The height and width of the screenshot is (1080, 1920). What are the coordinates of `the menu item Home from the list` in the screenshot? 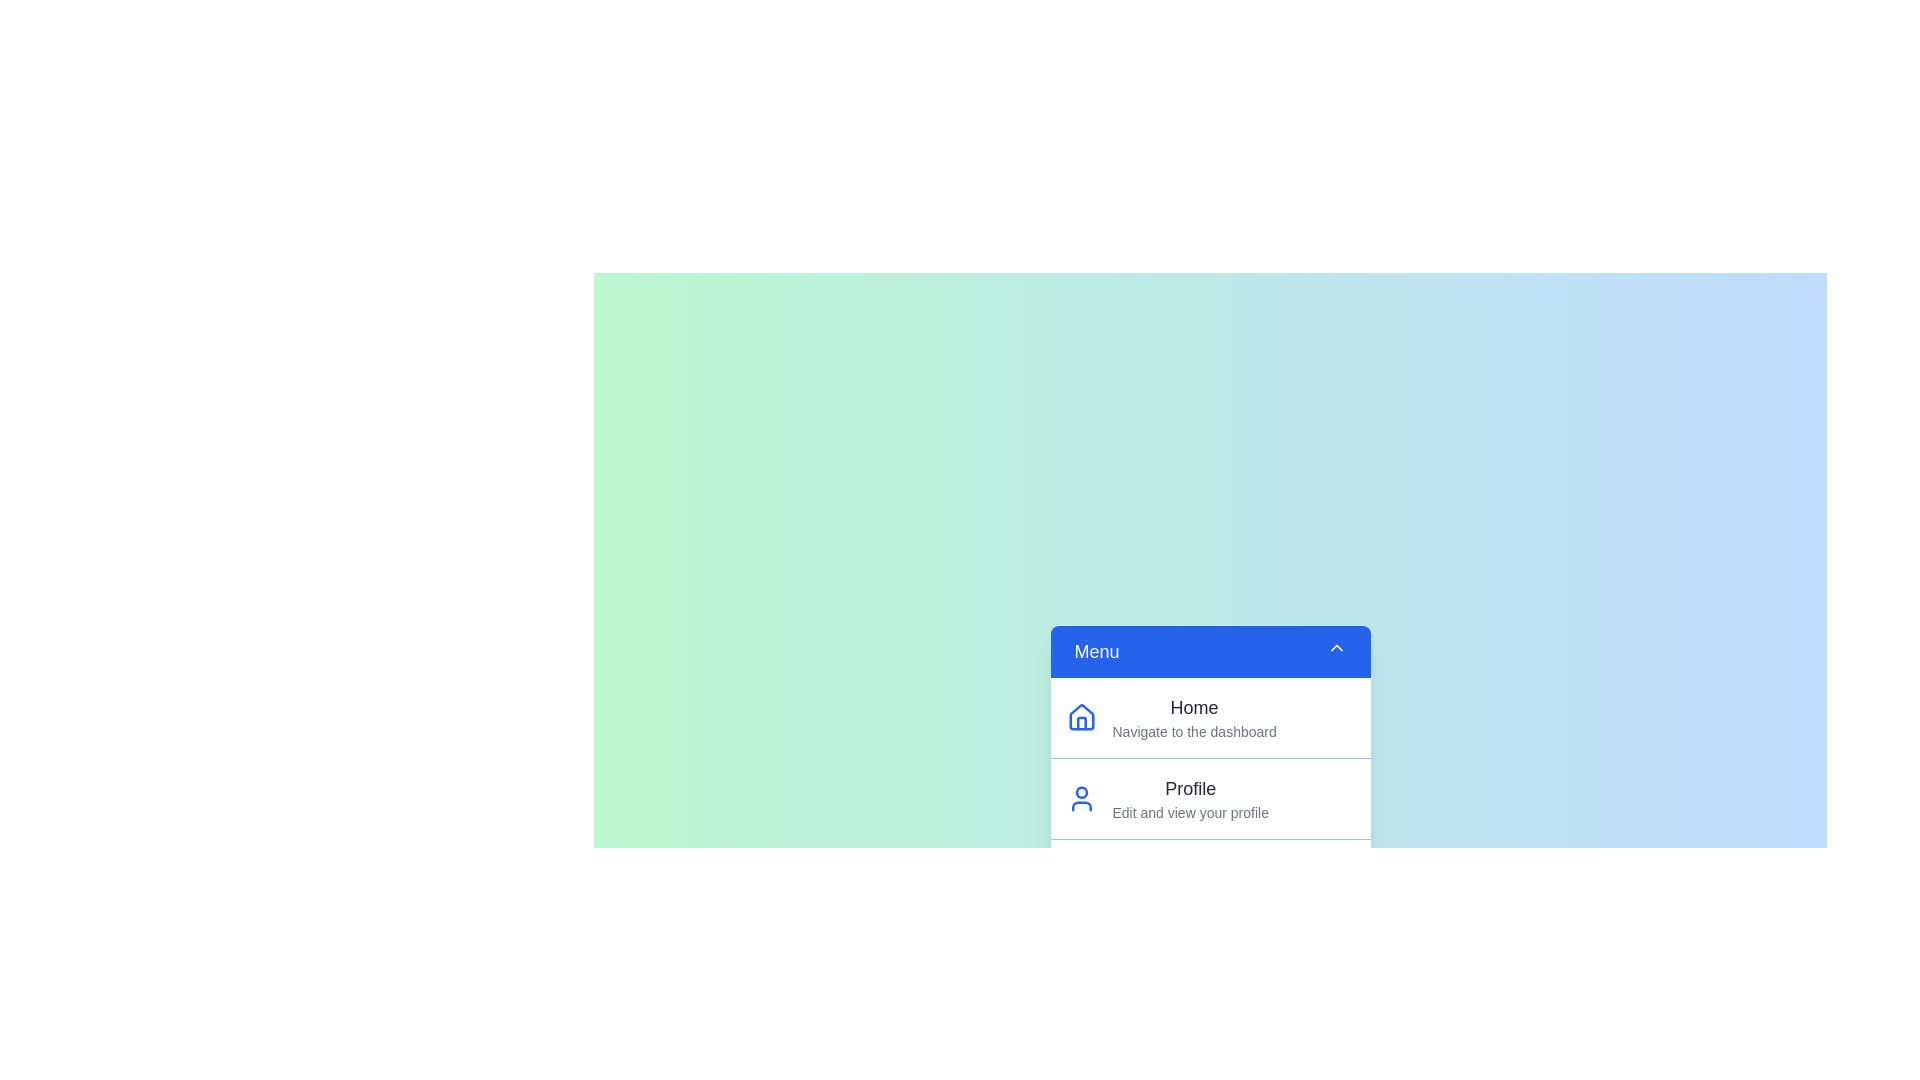 It's located at (1209, 716).